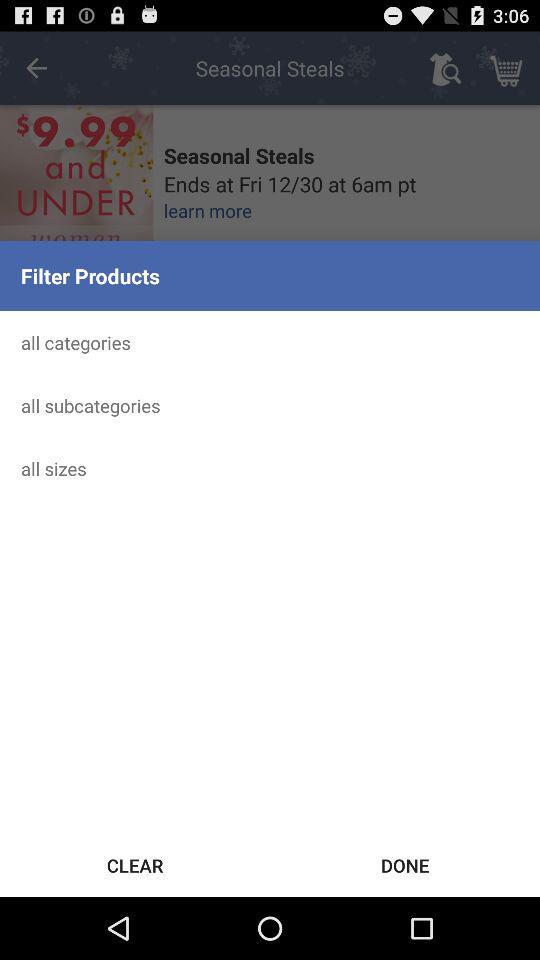 The image size is (540, 960). What do you see at coordinates (135, 864) in the screenshot?
I see `the item at the bottom left corner` at bounding box center [135, 864].